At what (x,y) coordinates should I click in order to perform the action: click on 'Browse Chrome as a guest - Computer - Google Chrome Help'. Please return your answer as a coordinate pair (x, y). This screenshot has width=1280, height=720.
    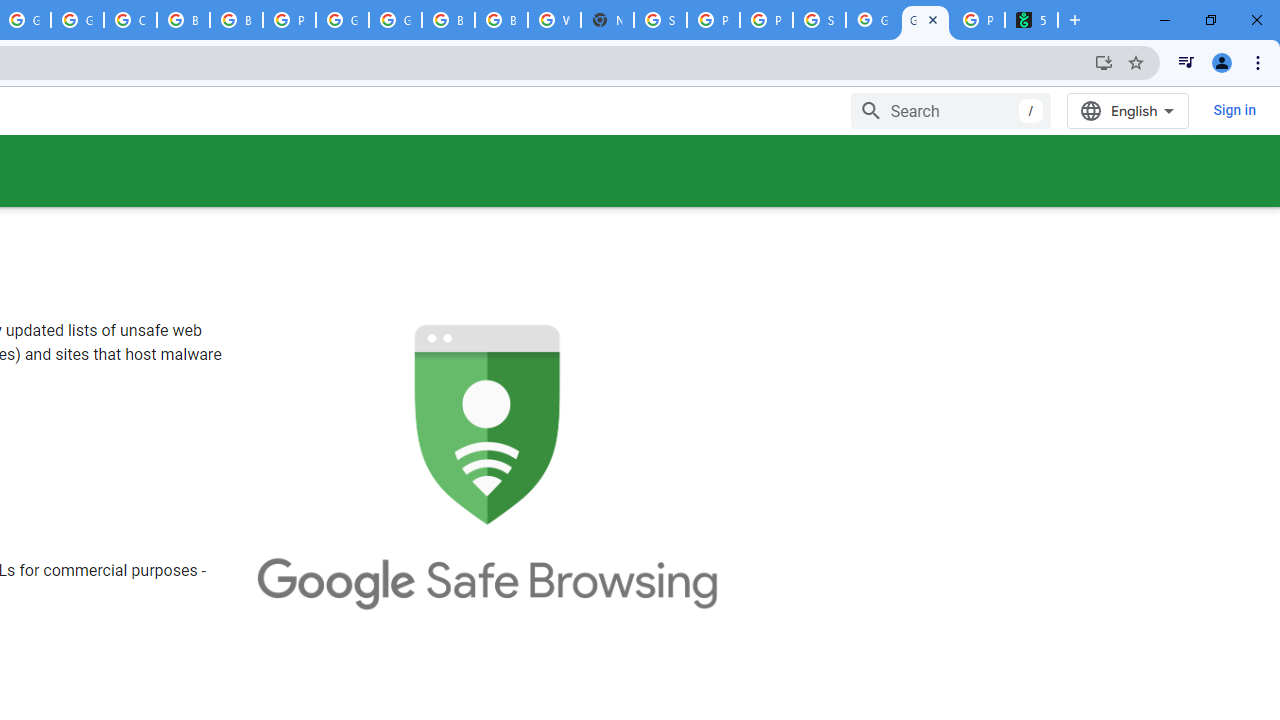
    Looking at the image, I should click on (236, 20).